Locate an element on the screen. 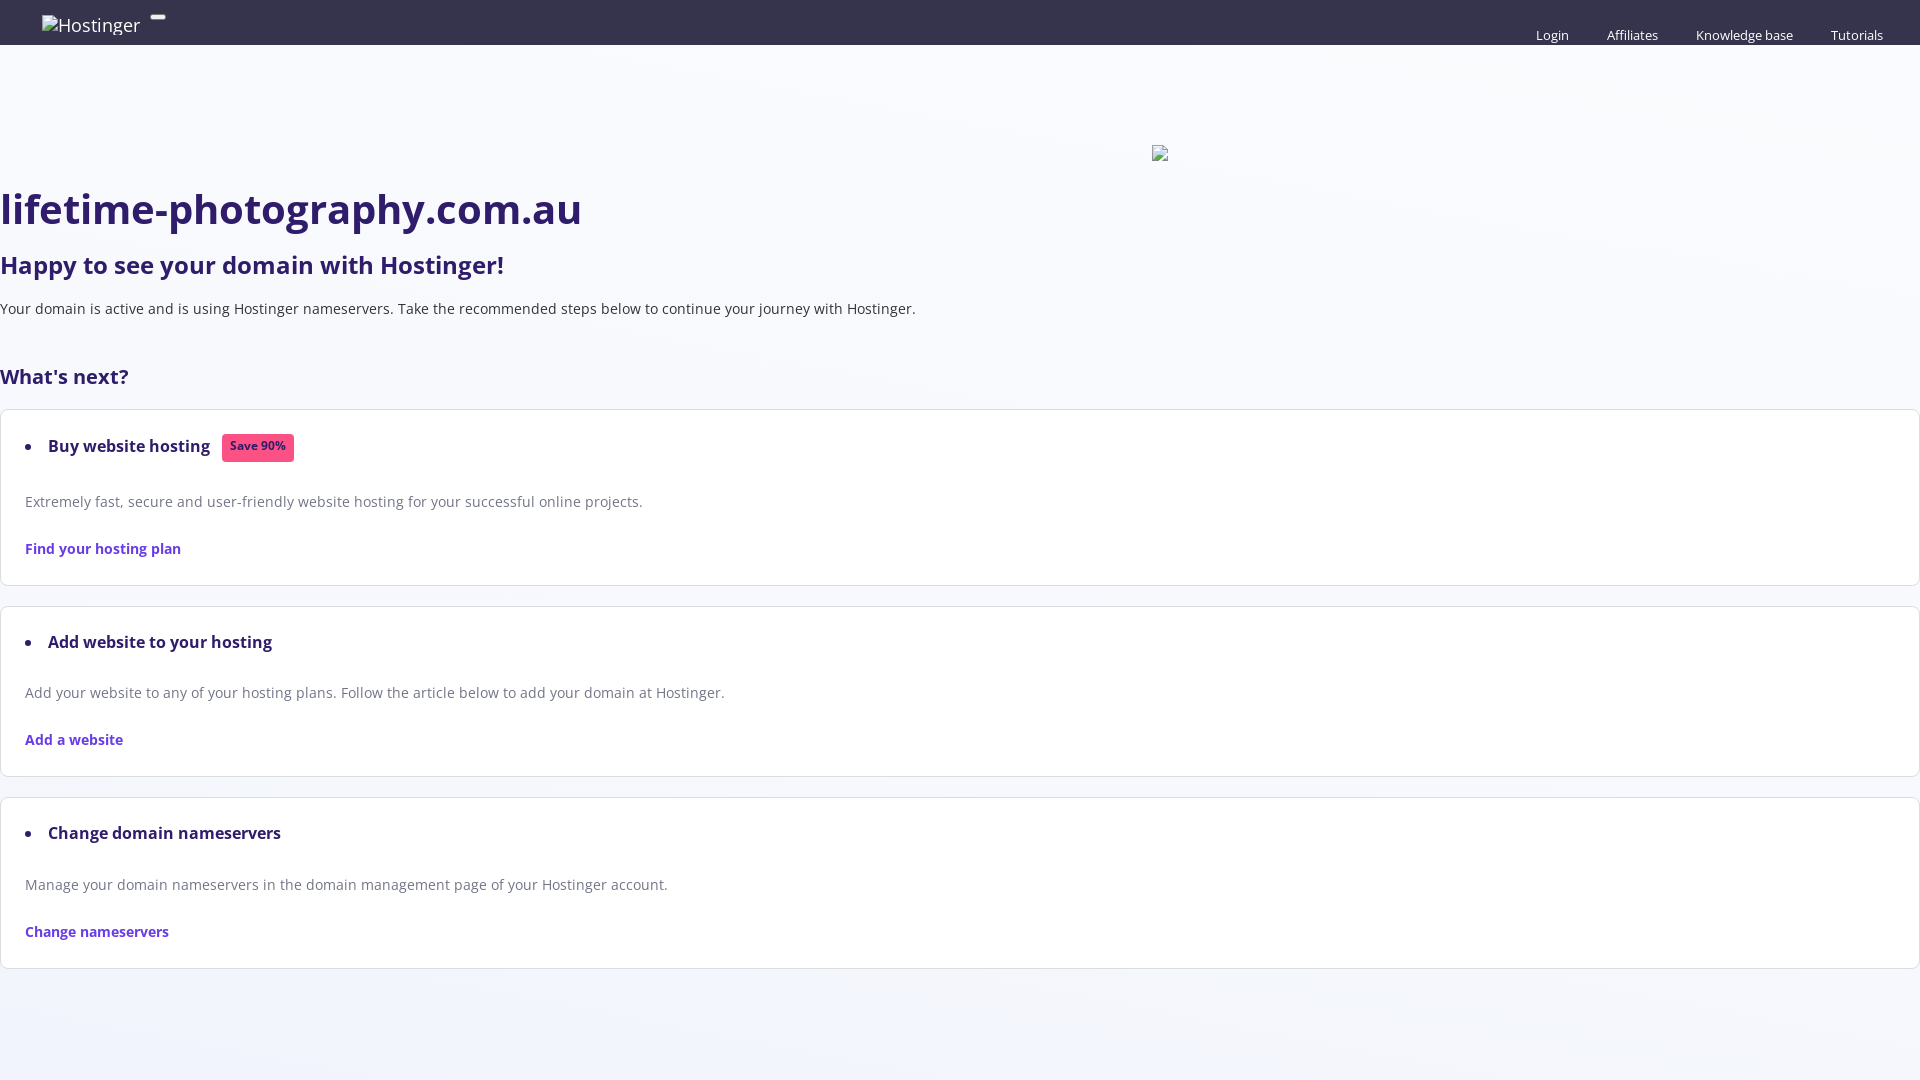 Image resolution: width=1920 pixels, height=1080 pixels. 'Affiliates' is located at coordinates (1630, 34).